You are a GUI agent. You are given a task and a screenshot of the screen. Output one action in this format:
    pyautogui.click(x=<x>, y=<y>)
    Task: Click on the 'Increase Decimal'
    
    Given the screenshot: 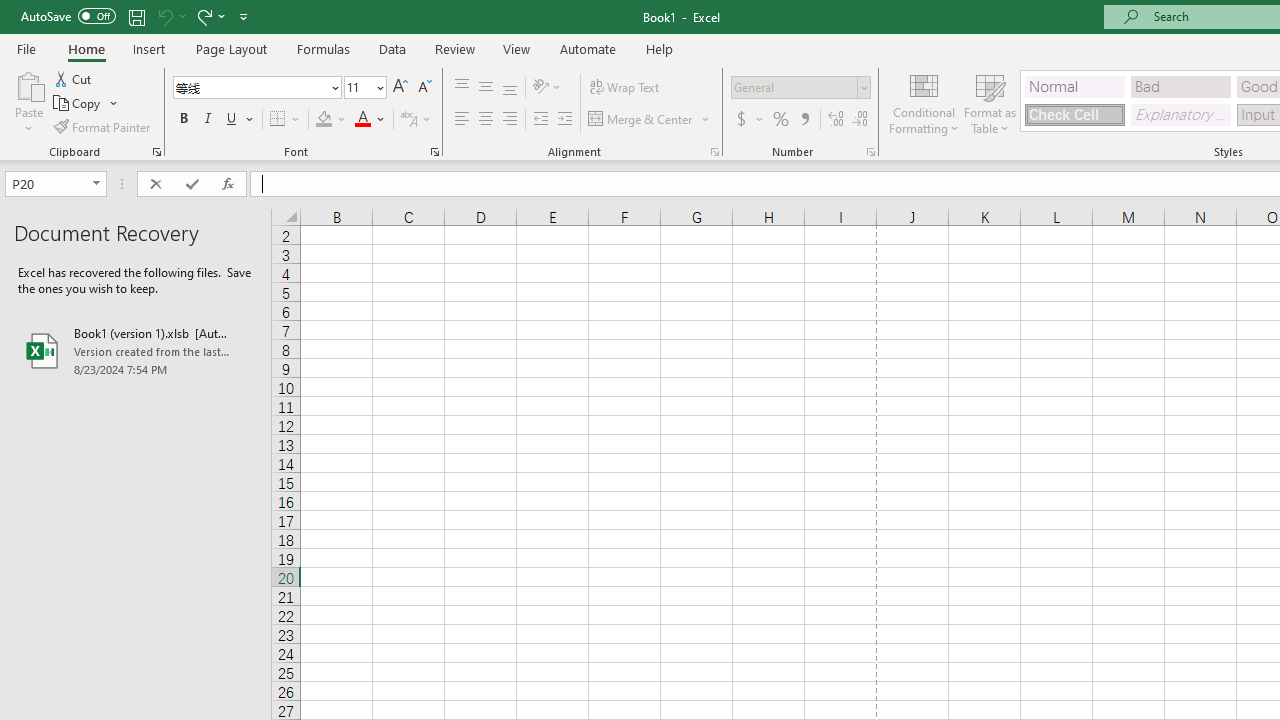 What is the action you would take?
    pyautogui.click(x=836, y=119)
    